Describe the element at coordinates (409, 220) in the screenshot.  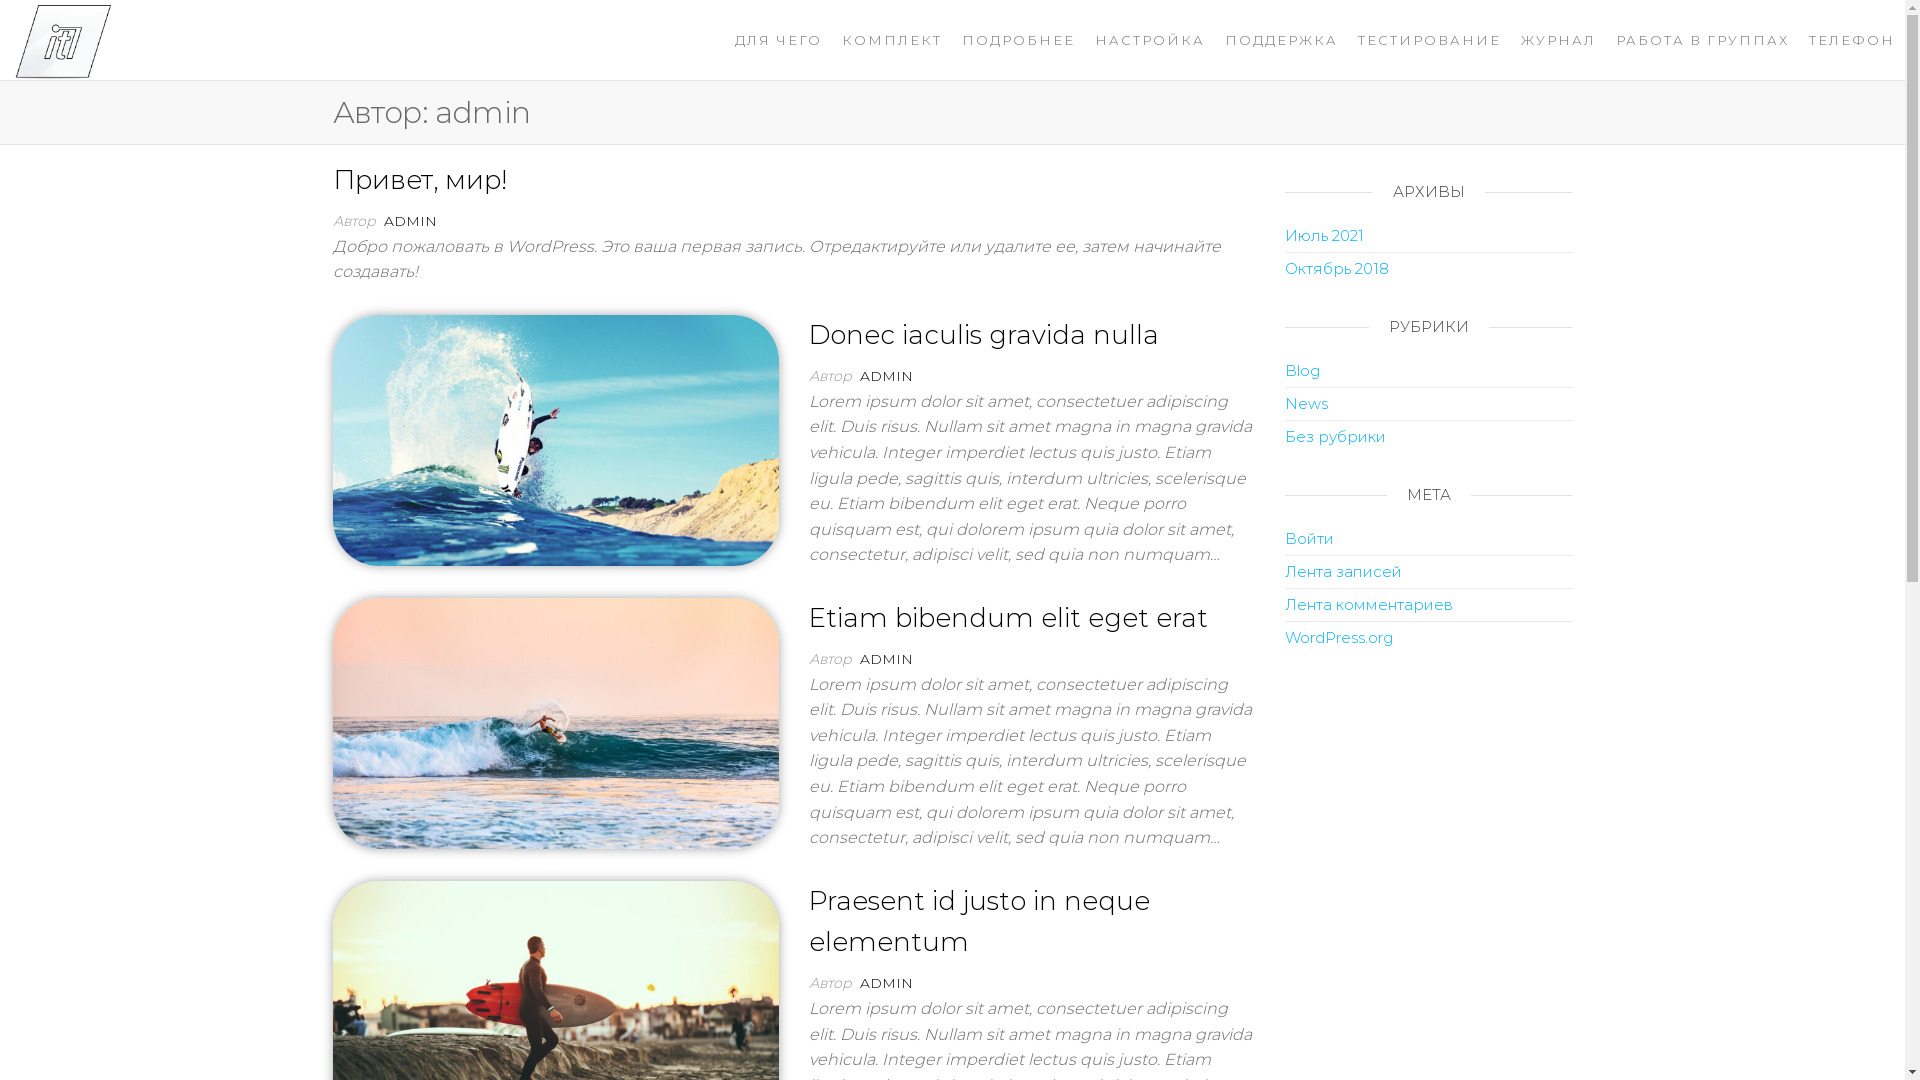
I see `'ADMIN'` at that location.